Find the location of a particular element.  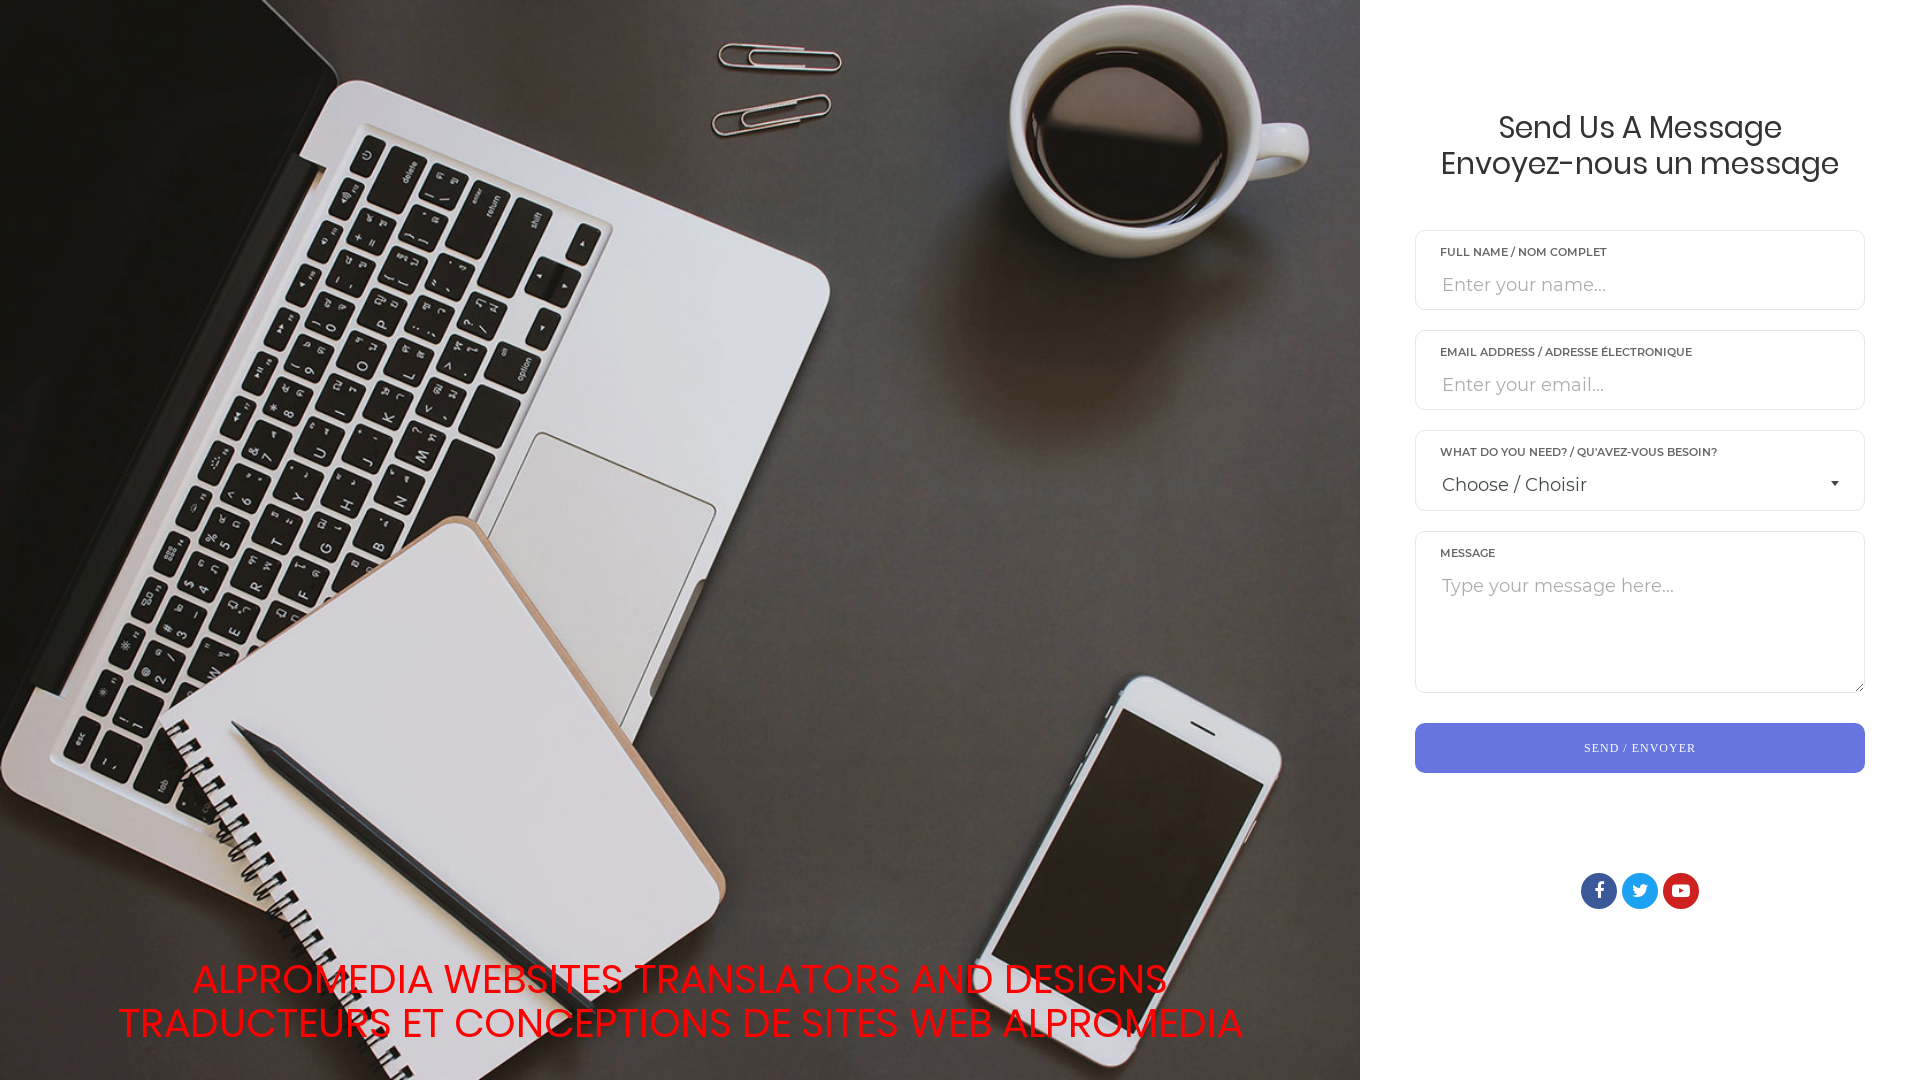

'SEND / ENVOYER' is located at coordinates (1640, 748).